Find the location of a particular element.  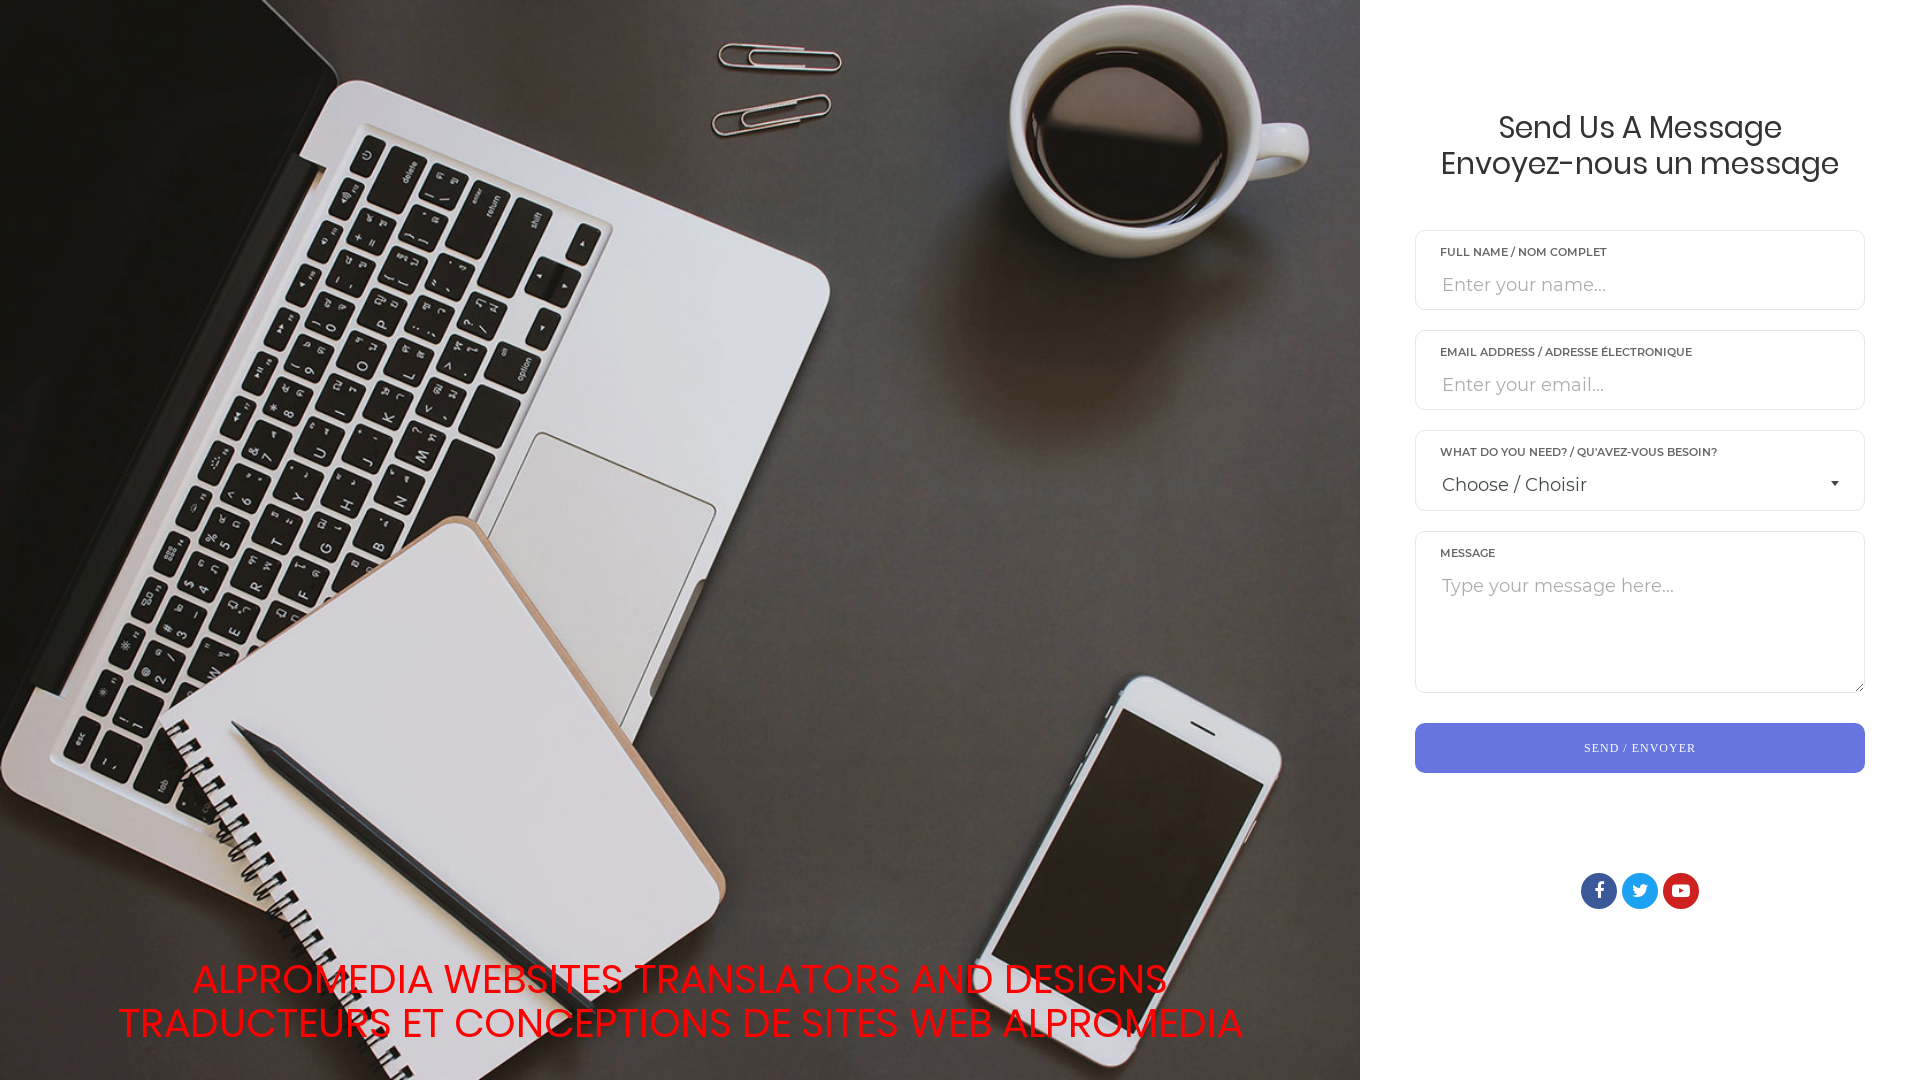

'SEND / ENVOYER' is located at coordinates (1640, 748).